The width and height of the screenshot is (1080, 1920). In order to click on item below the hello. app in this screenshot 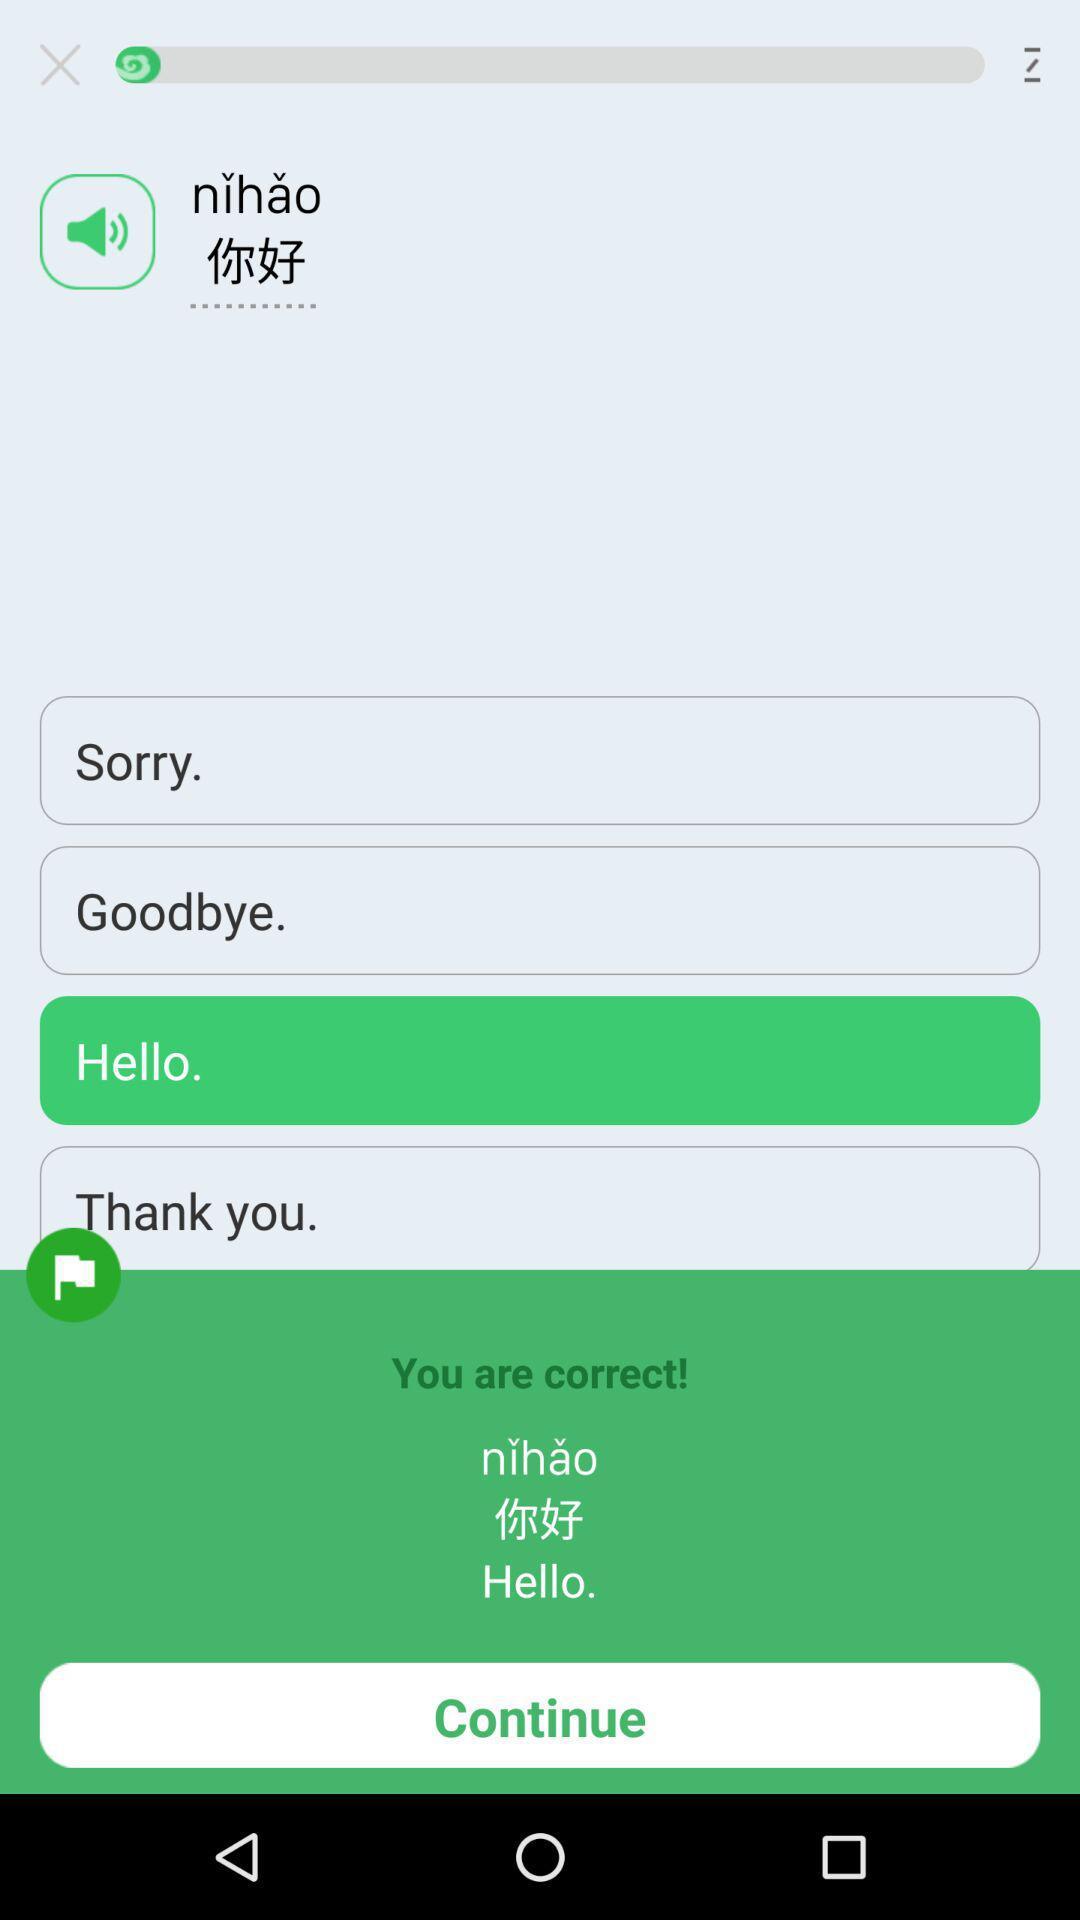, I will do `click(72, 1274)`.